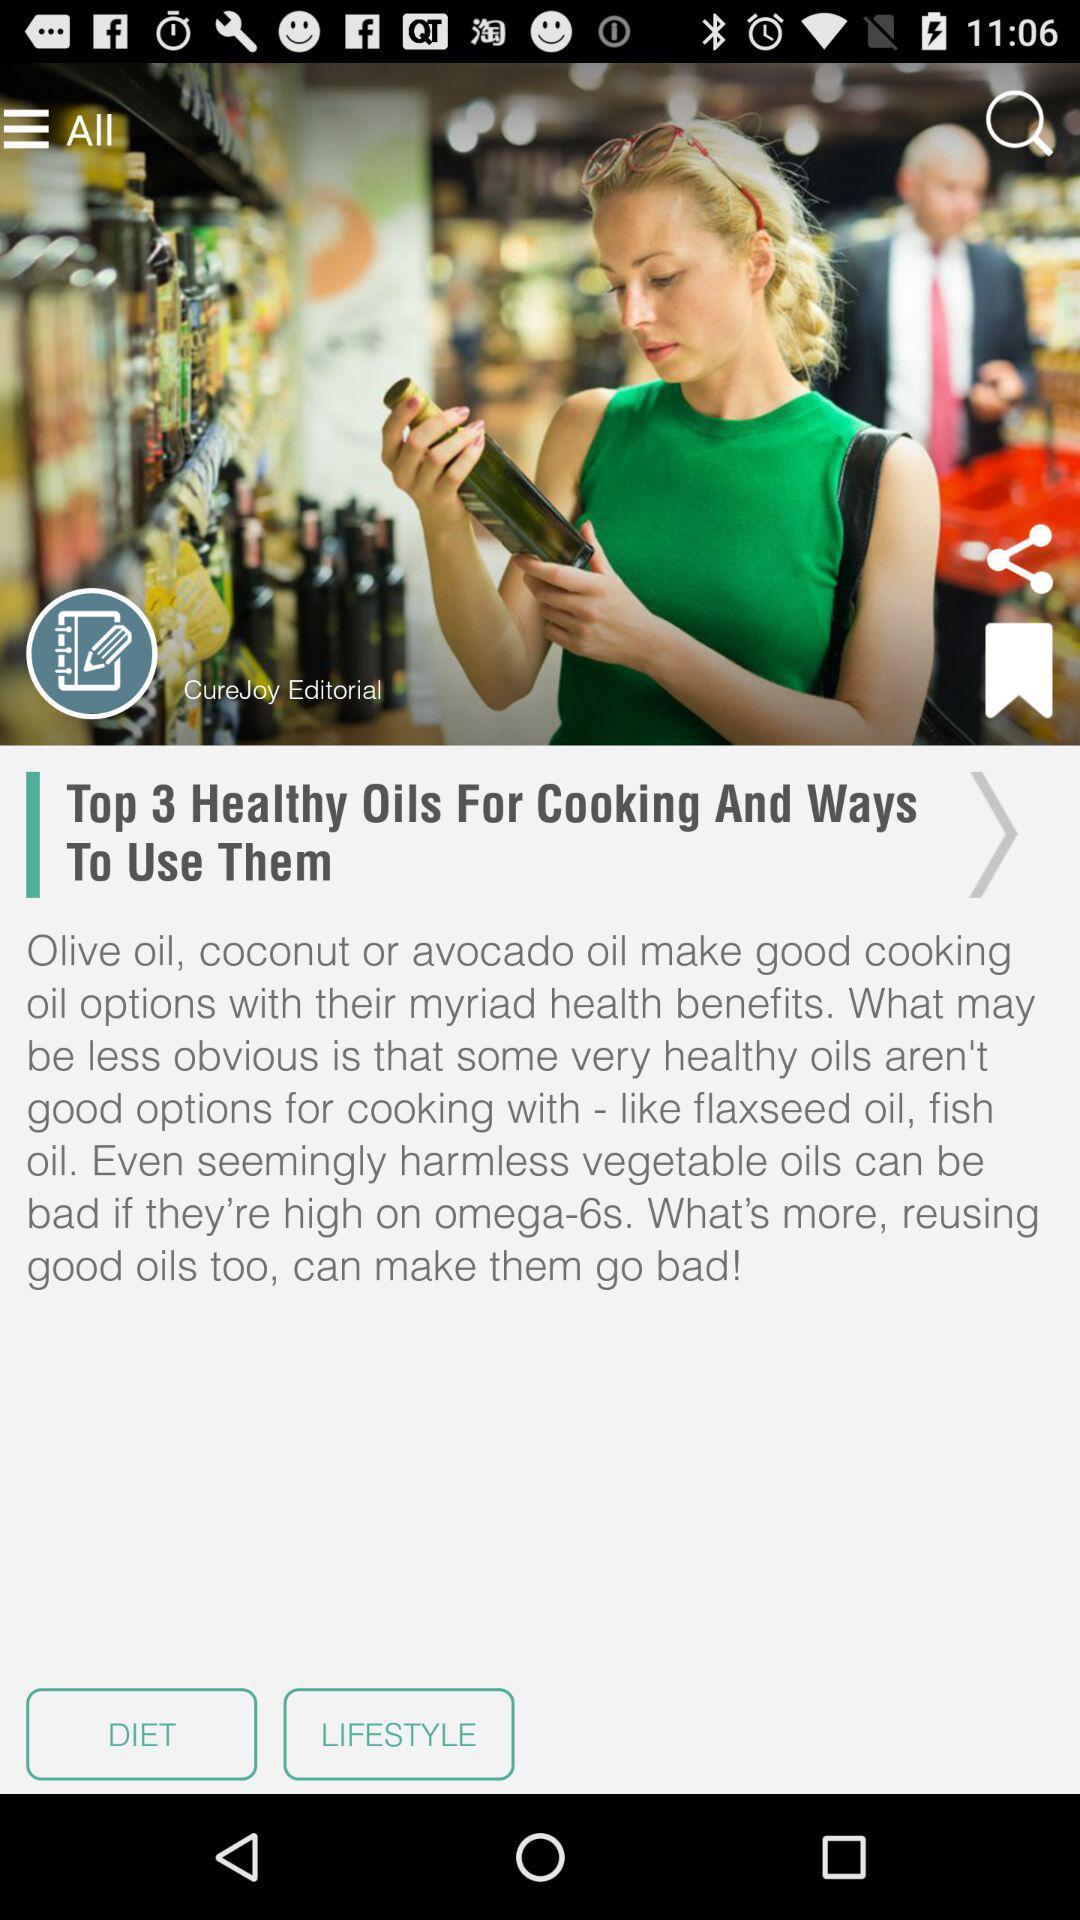  What do you see at coordinates (140, 1733) in the screenshot?
I see `item next to lifestyle icon` at bounding box center [140, 1733].